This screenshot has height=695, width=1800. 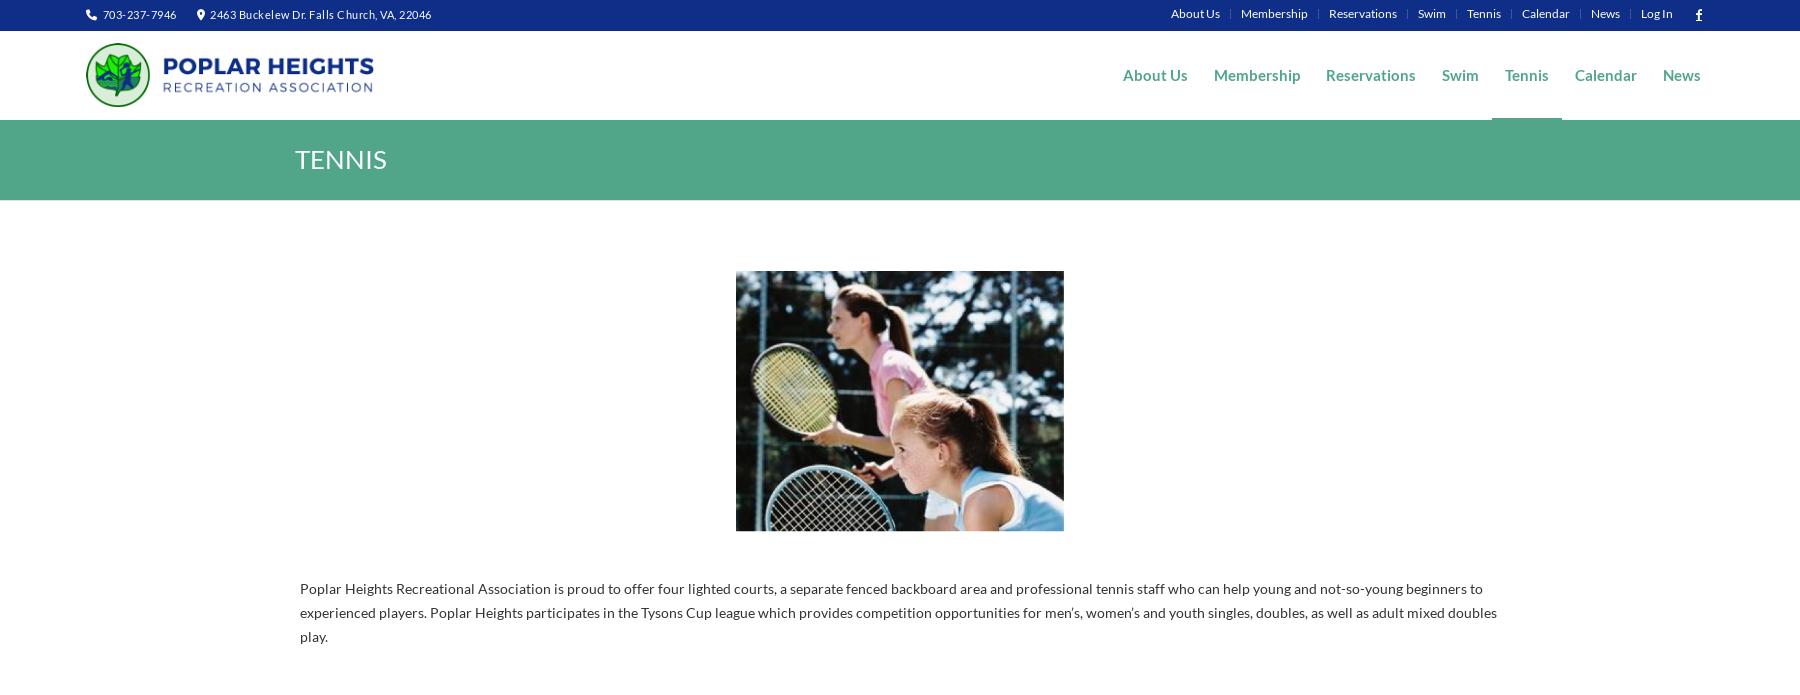 I want to click on 'Reservations', so click(x=1361, y=13).